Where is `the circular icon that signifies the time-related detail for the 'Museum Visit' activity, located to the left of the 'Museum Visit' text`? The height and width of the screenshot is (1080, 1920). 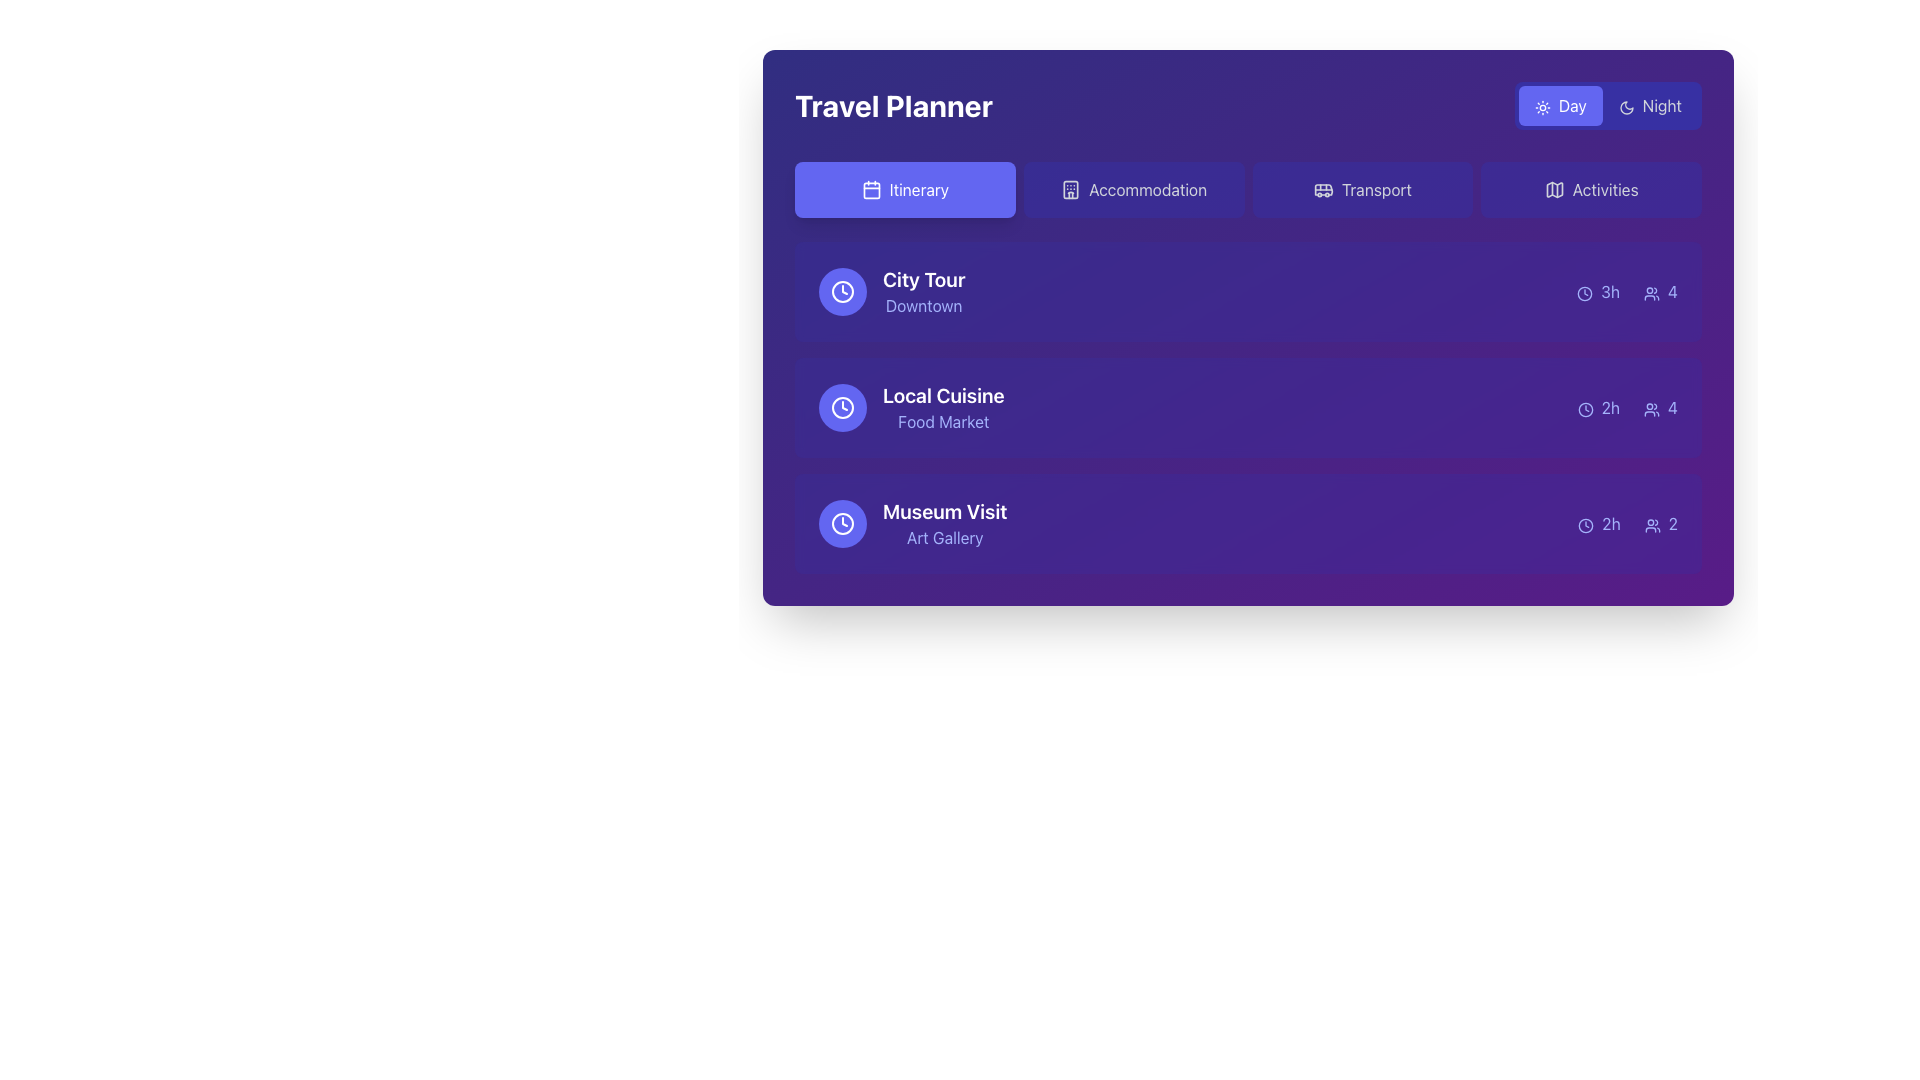 the circular icon that signifies the time-related detail for the 'Museum Visit' activity, located to the left of the 'Museum Visit' text is located at coordinates (843, 523).